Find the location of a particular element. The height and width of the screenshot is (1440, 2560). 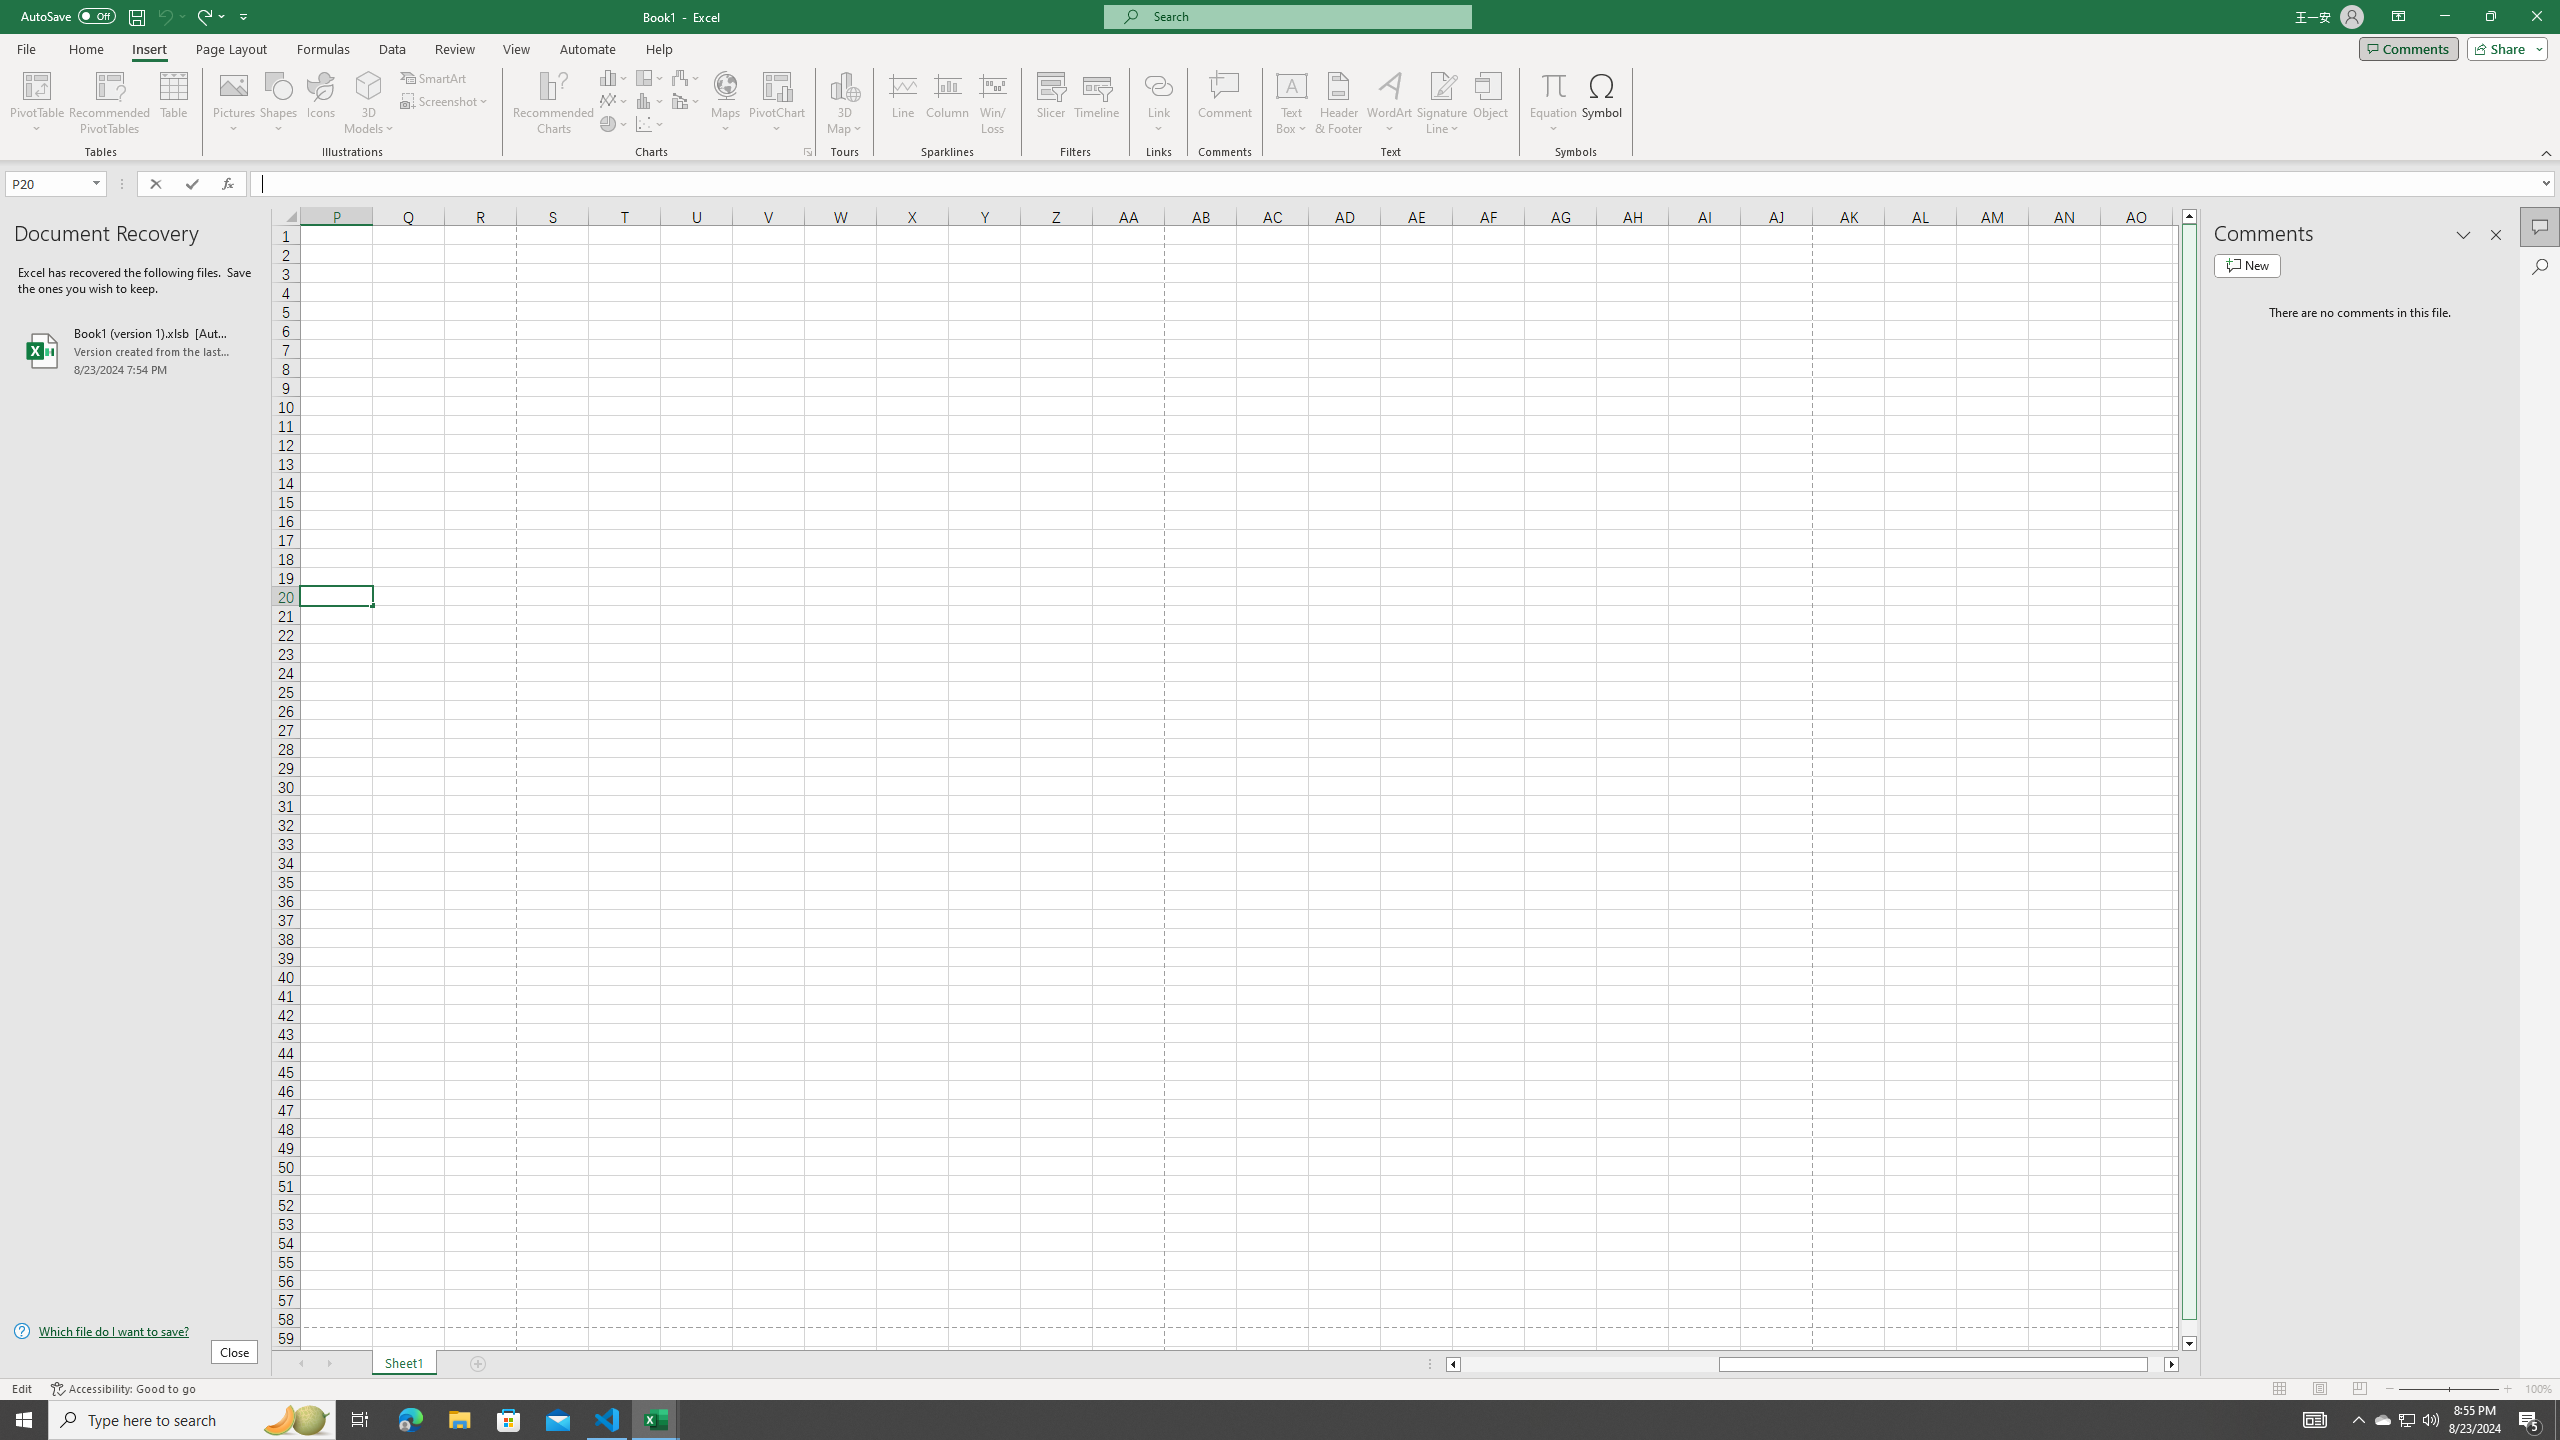

'Close pane' is located at coordinates (2495, 234).